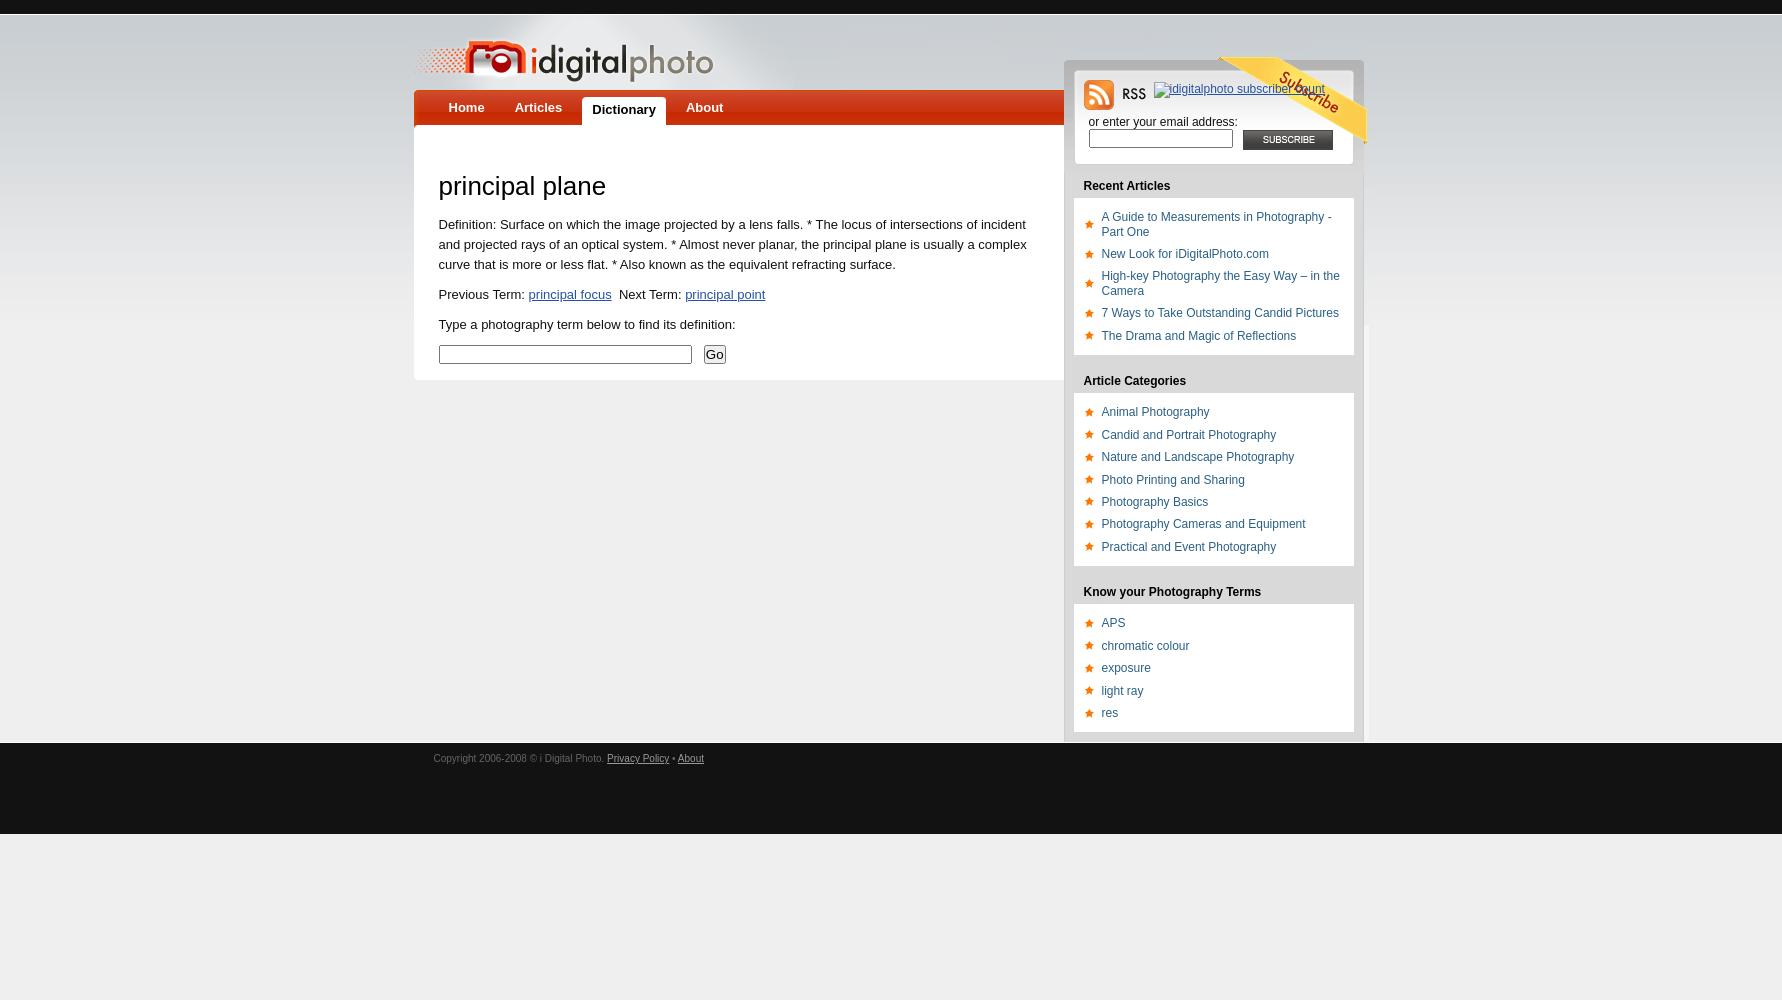 This screenshot has width=1782, height=1000. Describe the element at coordinates (1215, 223) in the screenshot. I see `'A Guide to Measurements in Photography - Part One'` at that location.